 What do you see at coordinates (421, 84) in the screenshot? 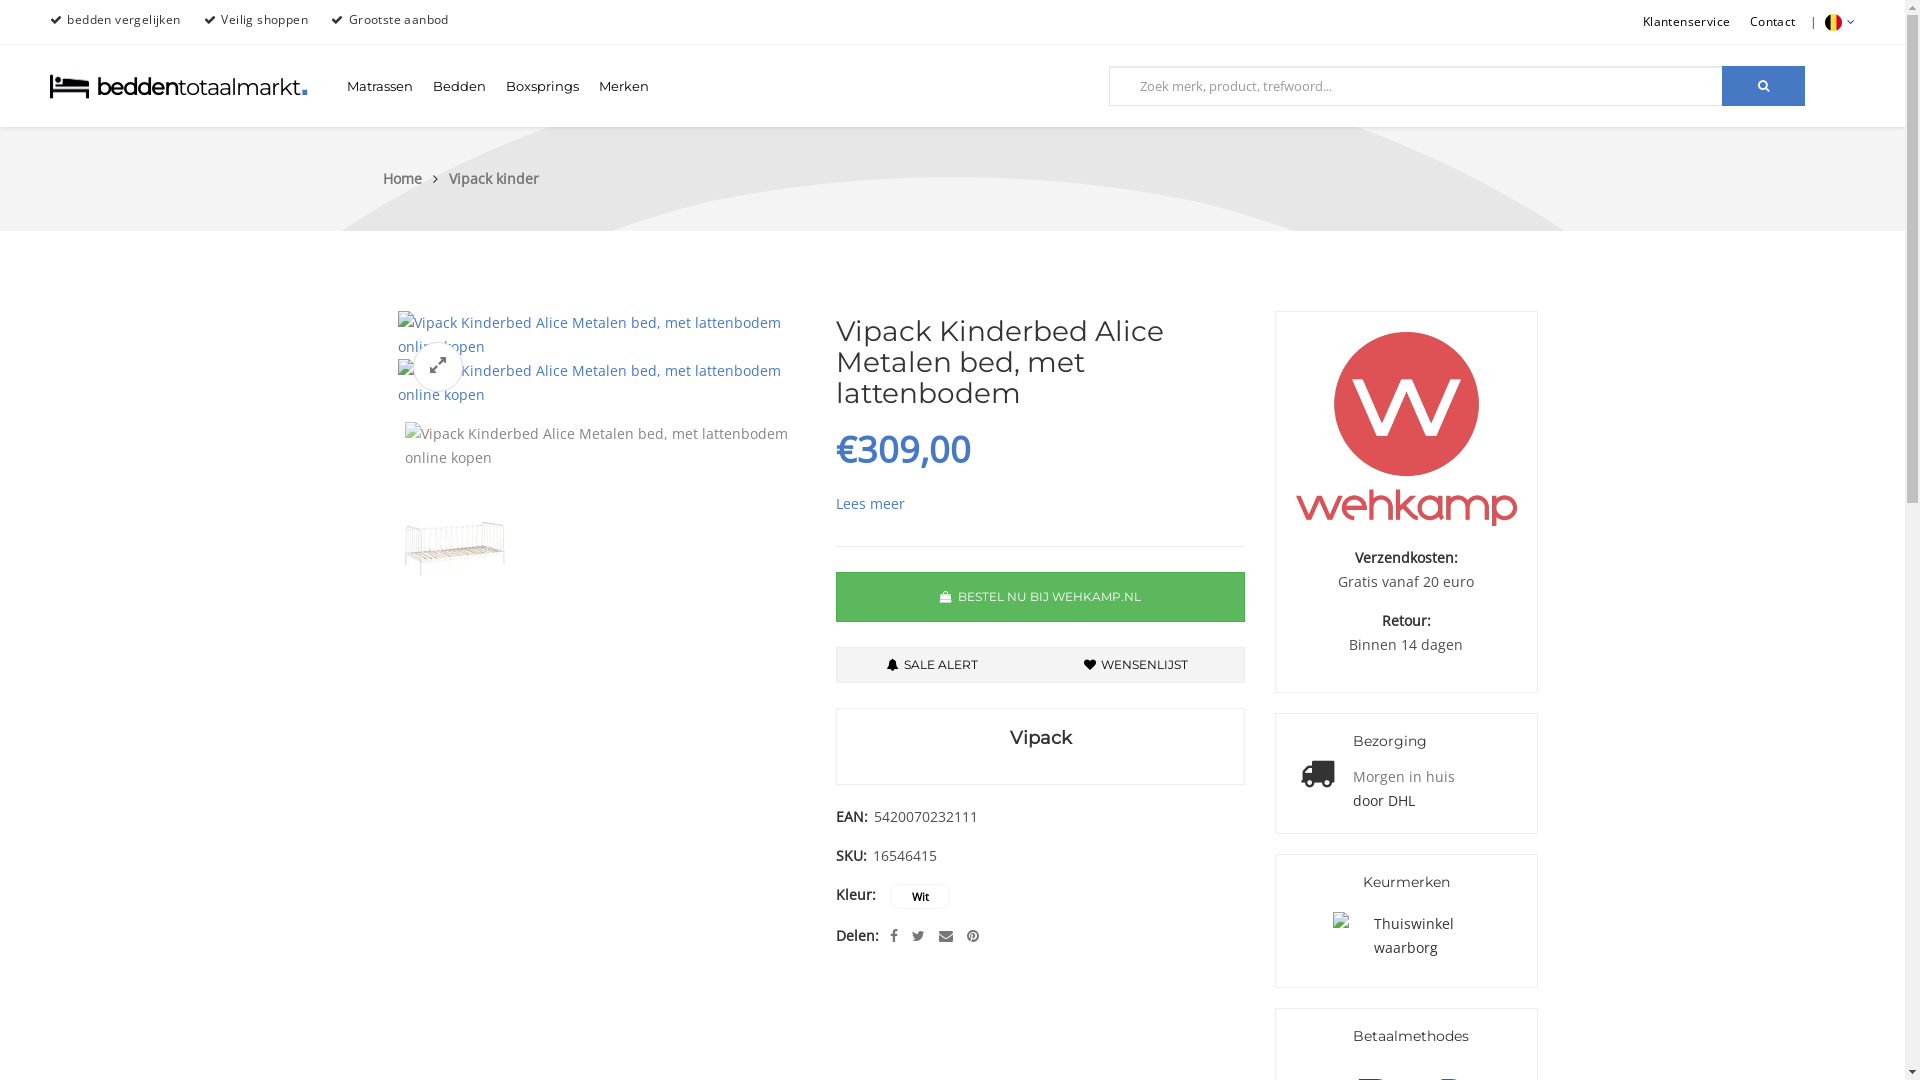
I see `'Bedden'` at bounding box center [421, 84].